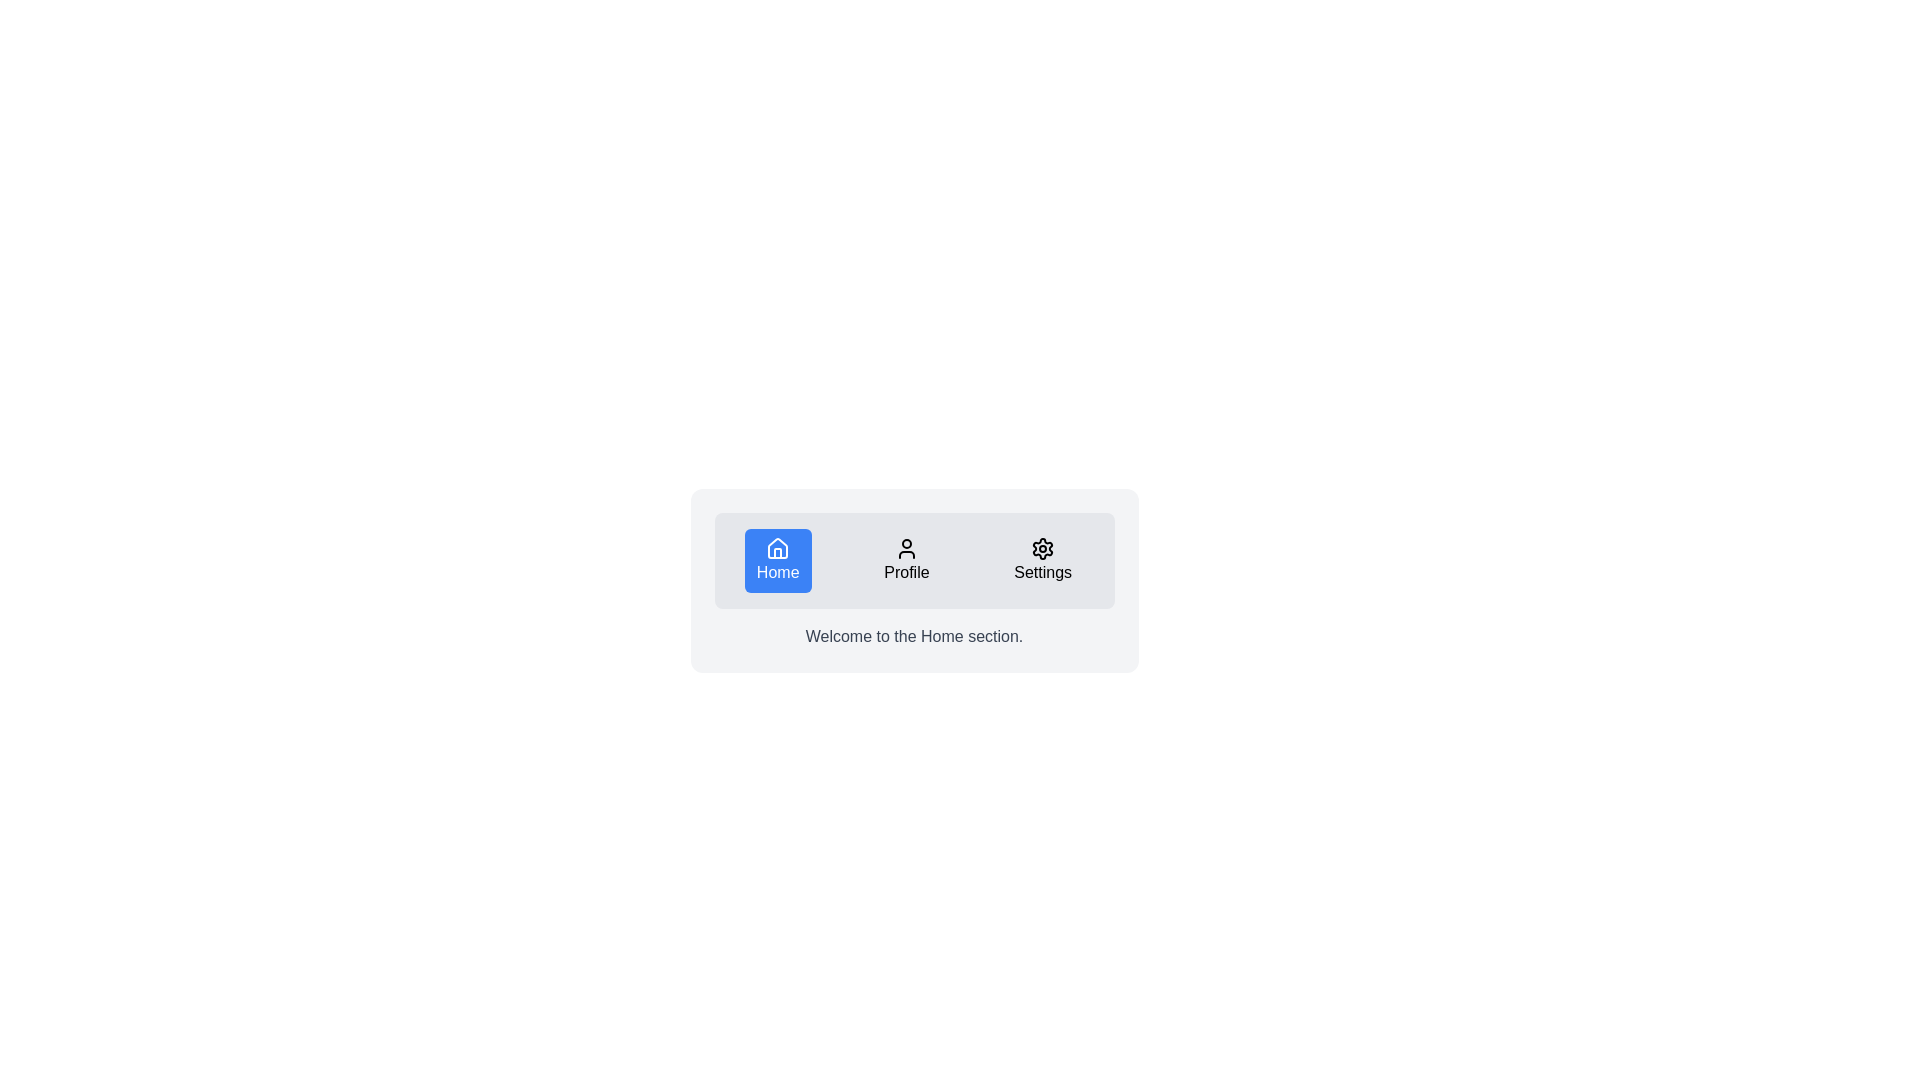 The width and height of the screenshot is (1920, 1080). Describe the element at coordinates (1042, 560) in the screenshot. I see `the 'Settings' button` at that location.